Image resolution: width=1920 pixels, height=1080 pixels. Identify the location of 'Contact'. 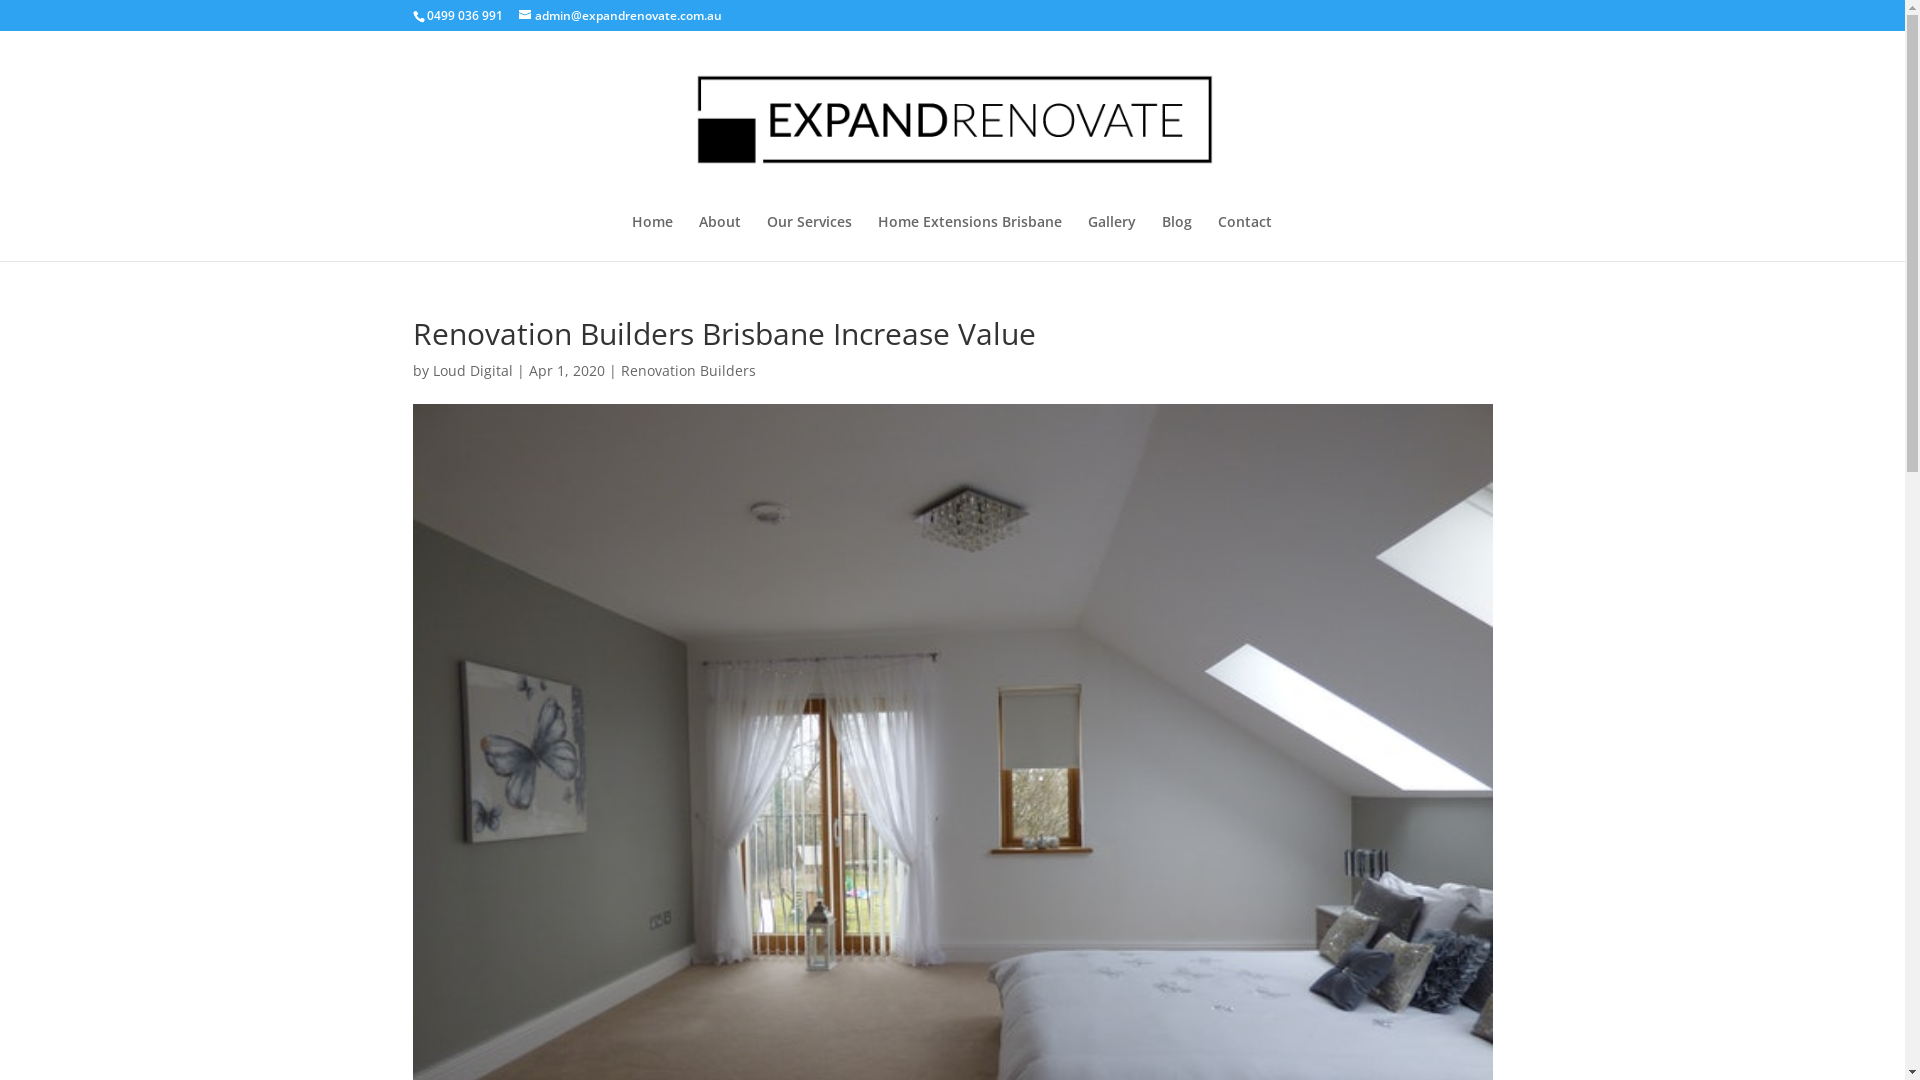
(1243, 237).